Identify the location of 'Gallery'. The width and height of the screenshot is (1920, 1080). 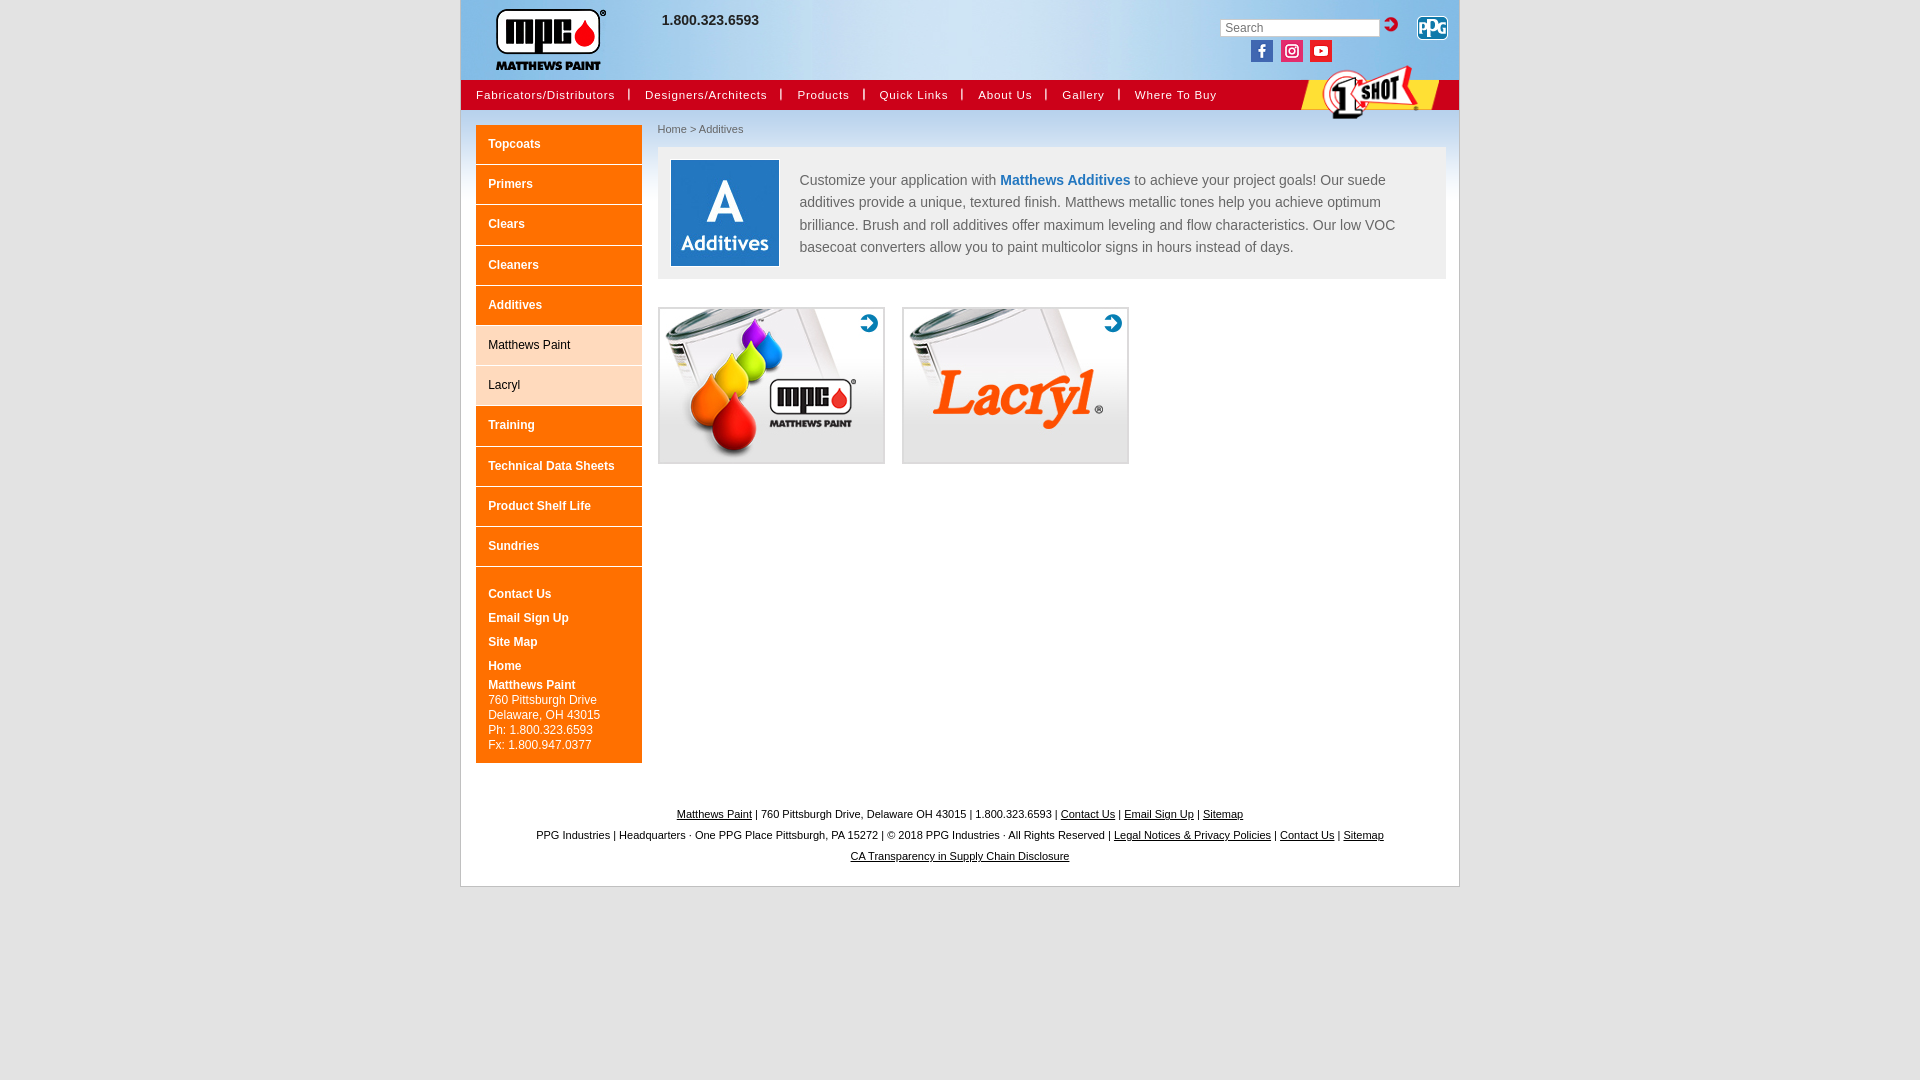
(1045, 95).